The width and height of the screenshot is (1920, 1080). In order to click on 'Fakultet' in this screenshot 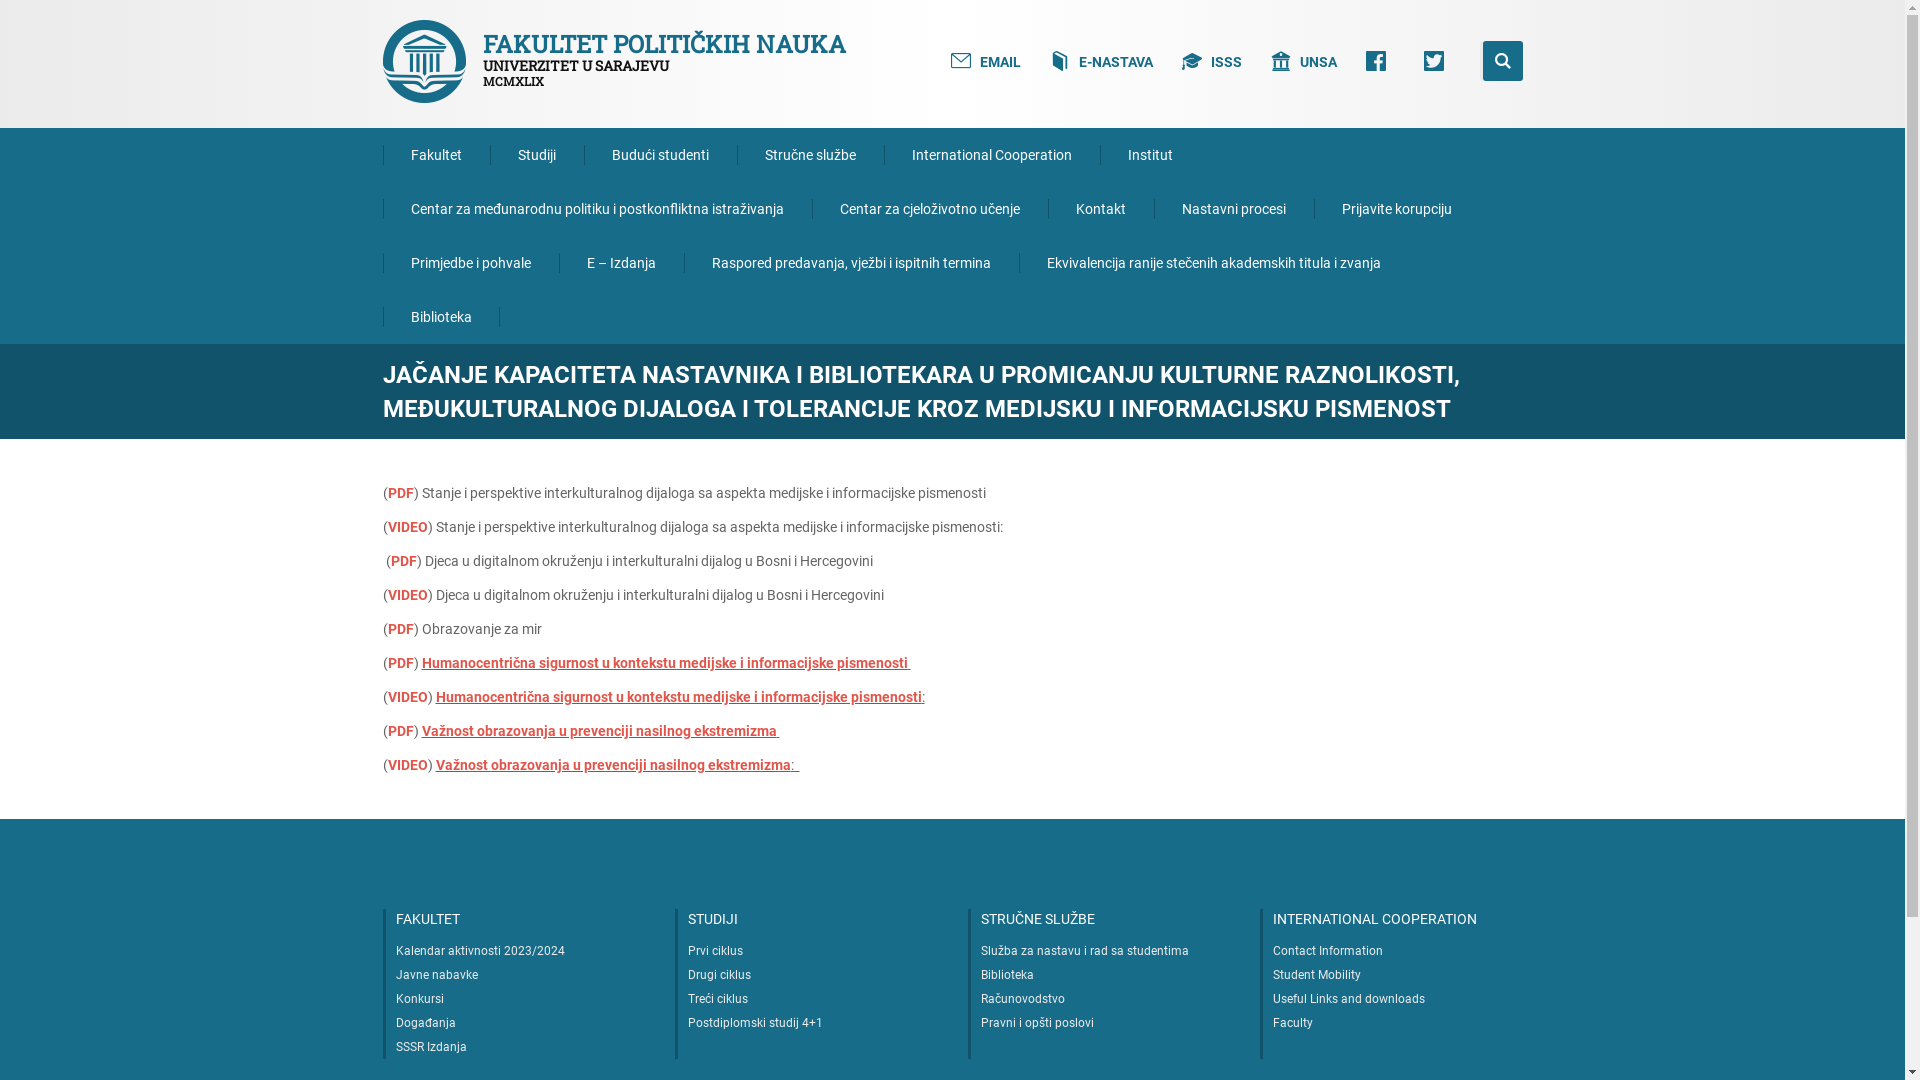, I will do `click(434, 153)`.